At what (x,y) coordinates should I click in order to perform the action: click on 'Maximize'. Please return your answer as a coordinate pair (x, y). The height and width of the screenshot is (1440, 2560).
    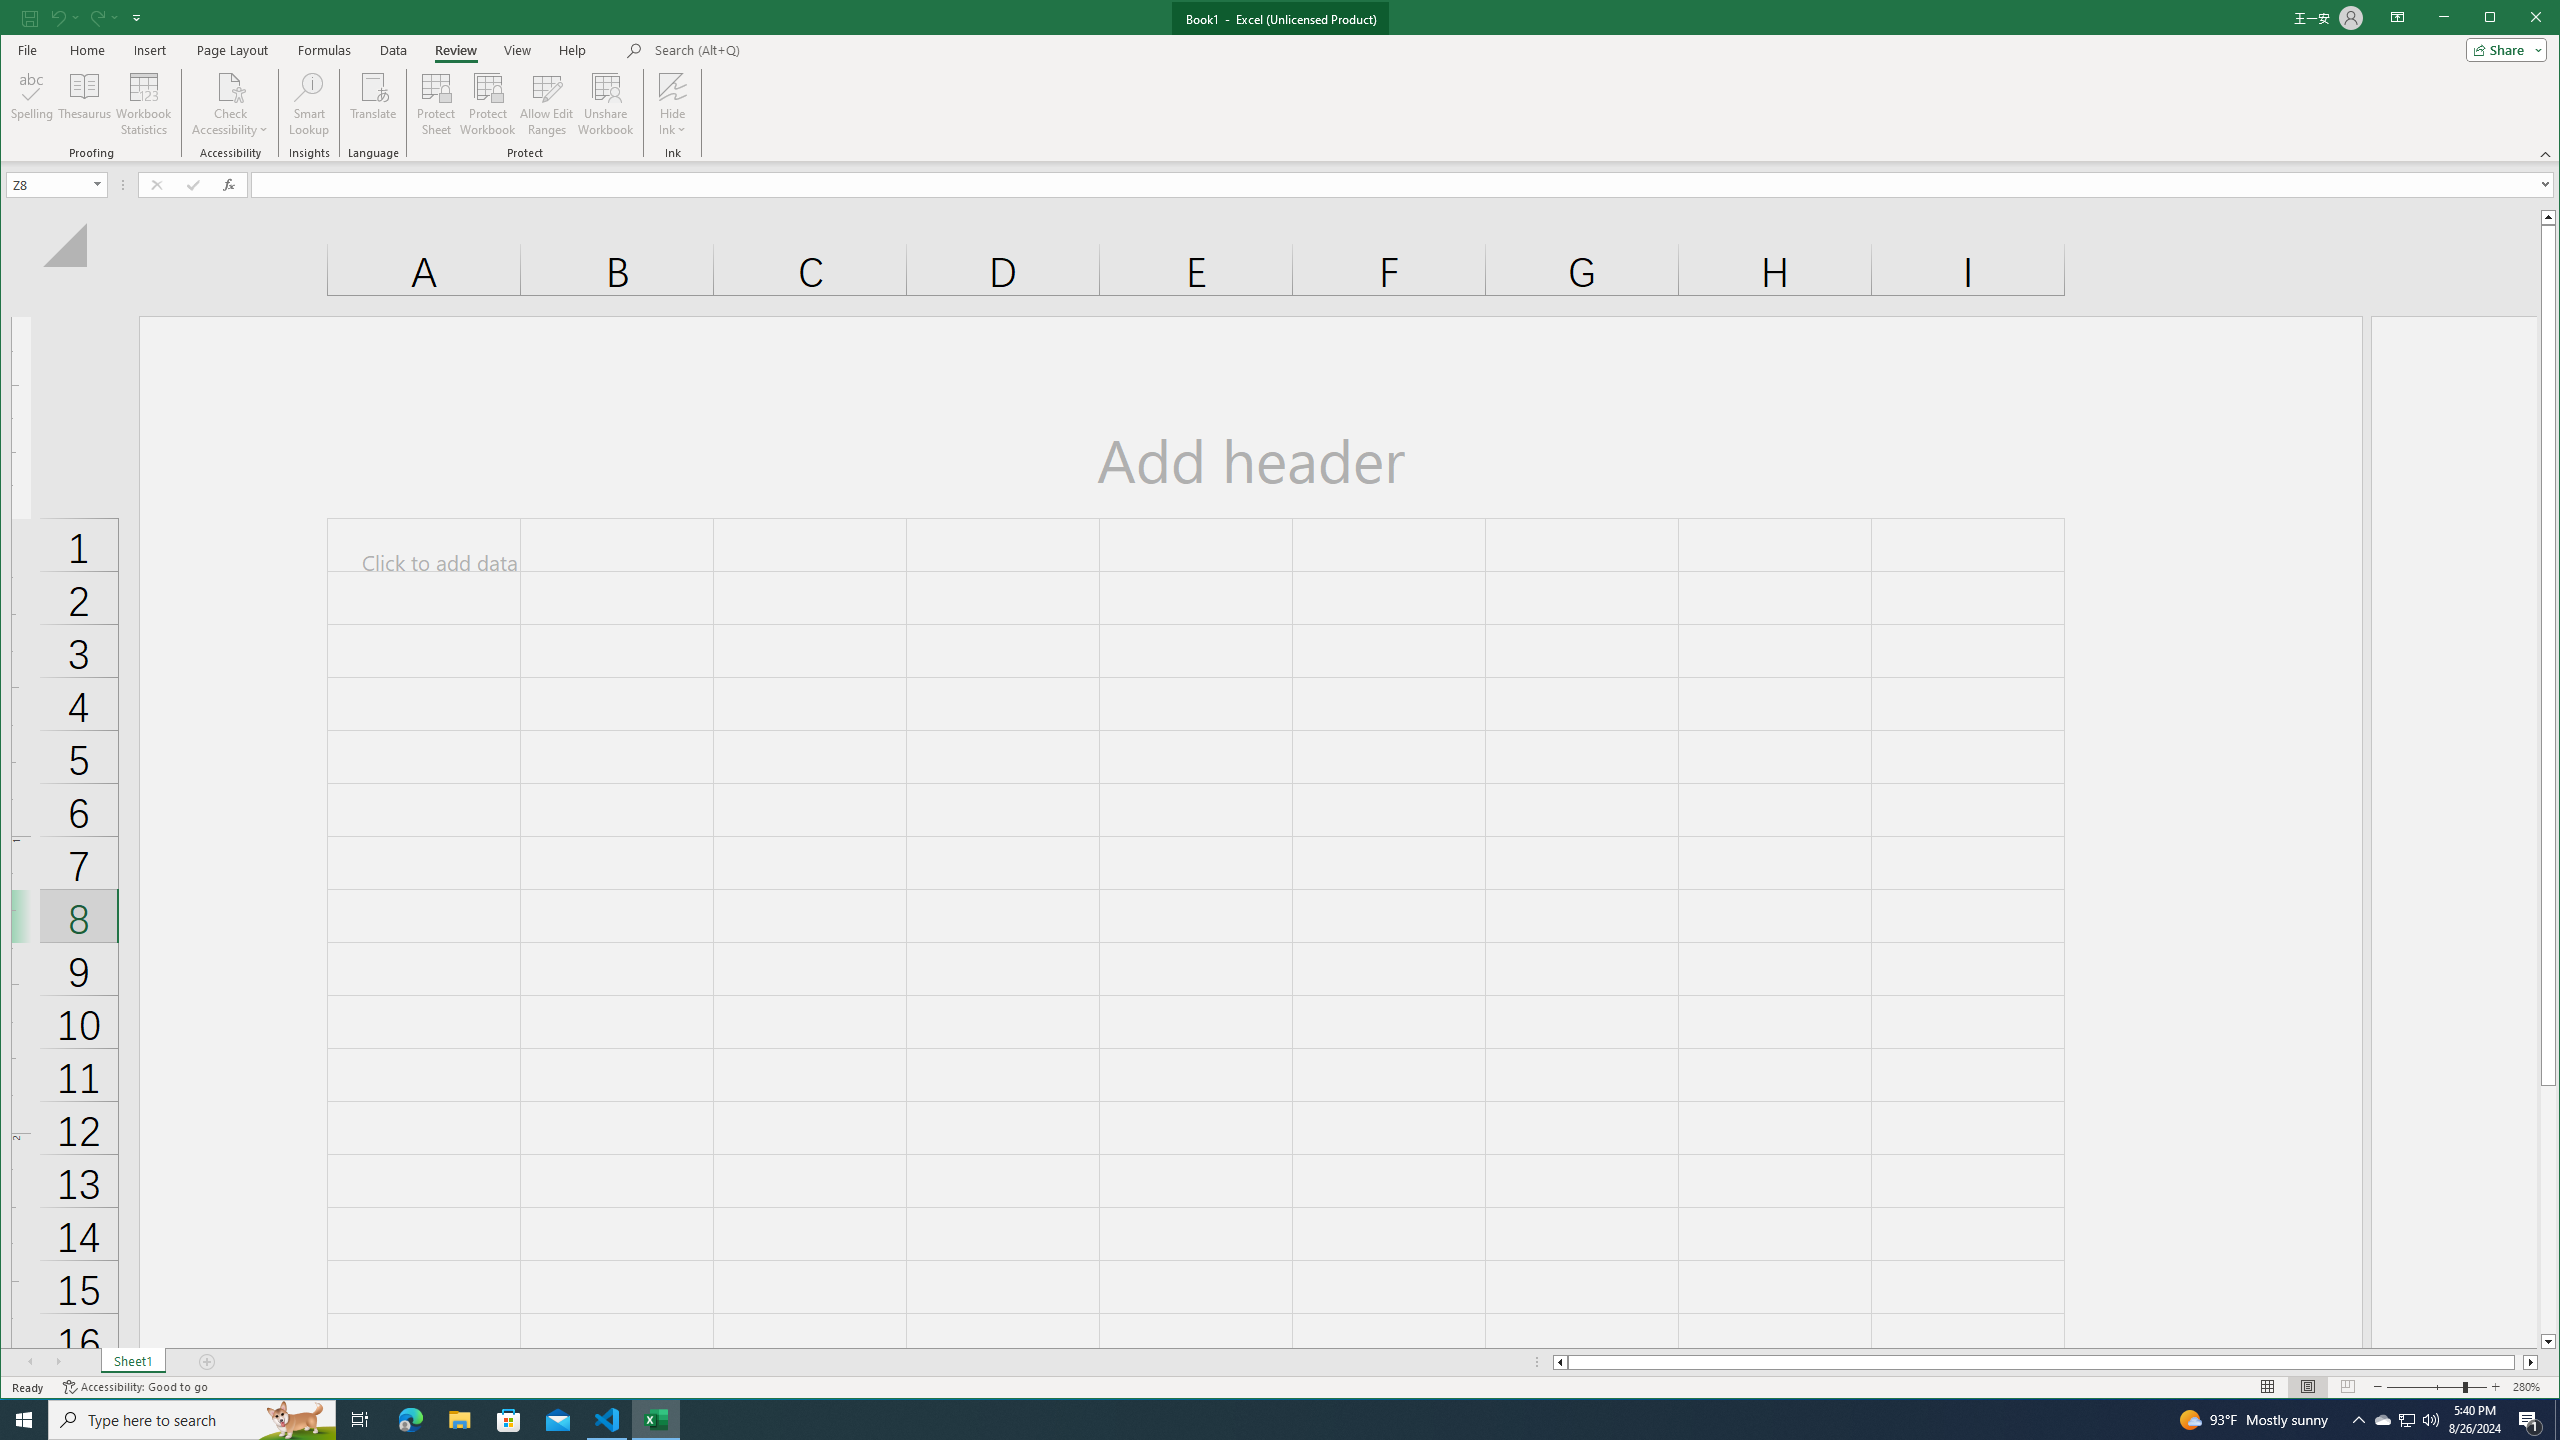
    Looking at the image, I should click on (2519, 19).